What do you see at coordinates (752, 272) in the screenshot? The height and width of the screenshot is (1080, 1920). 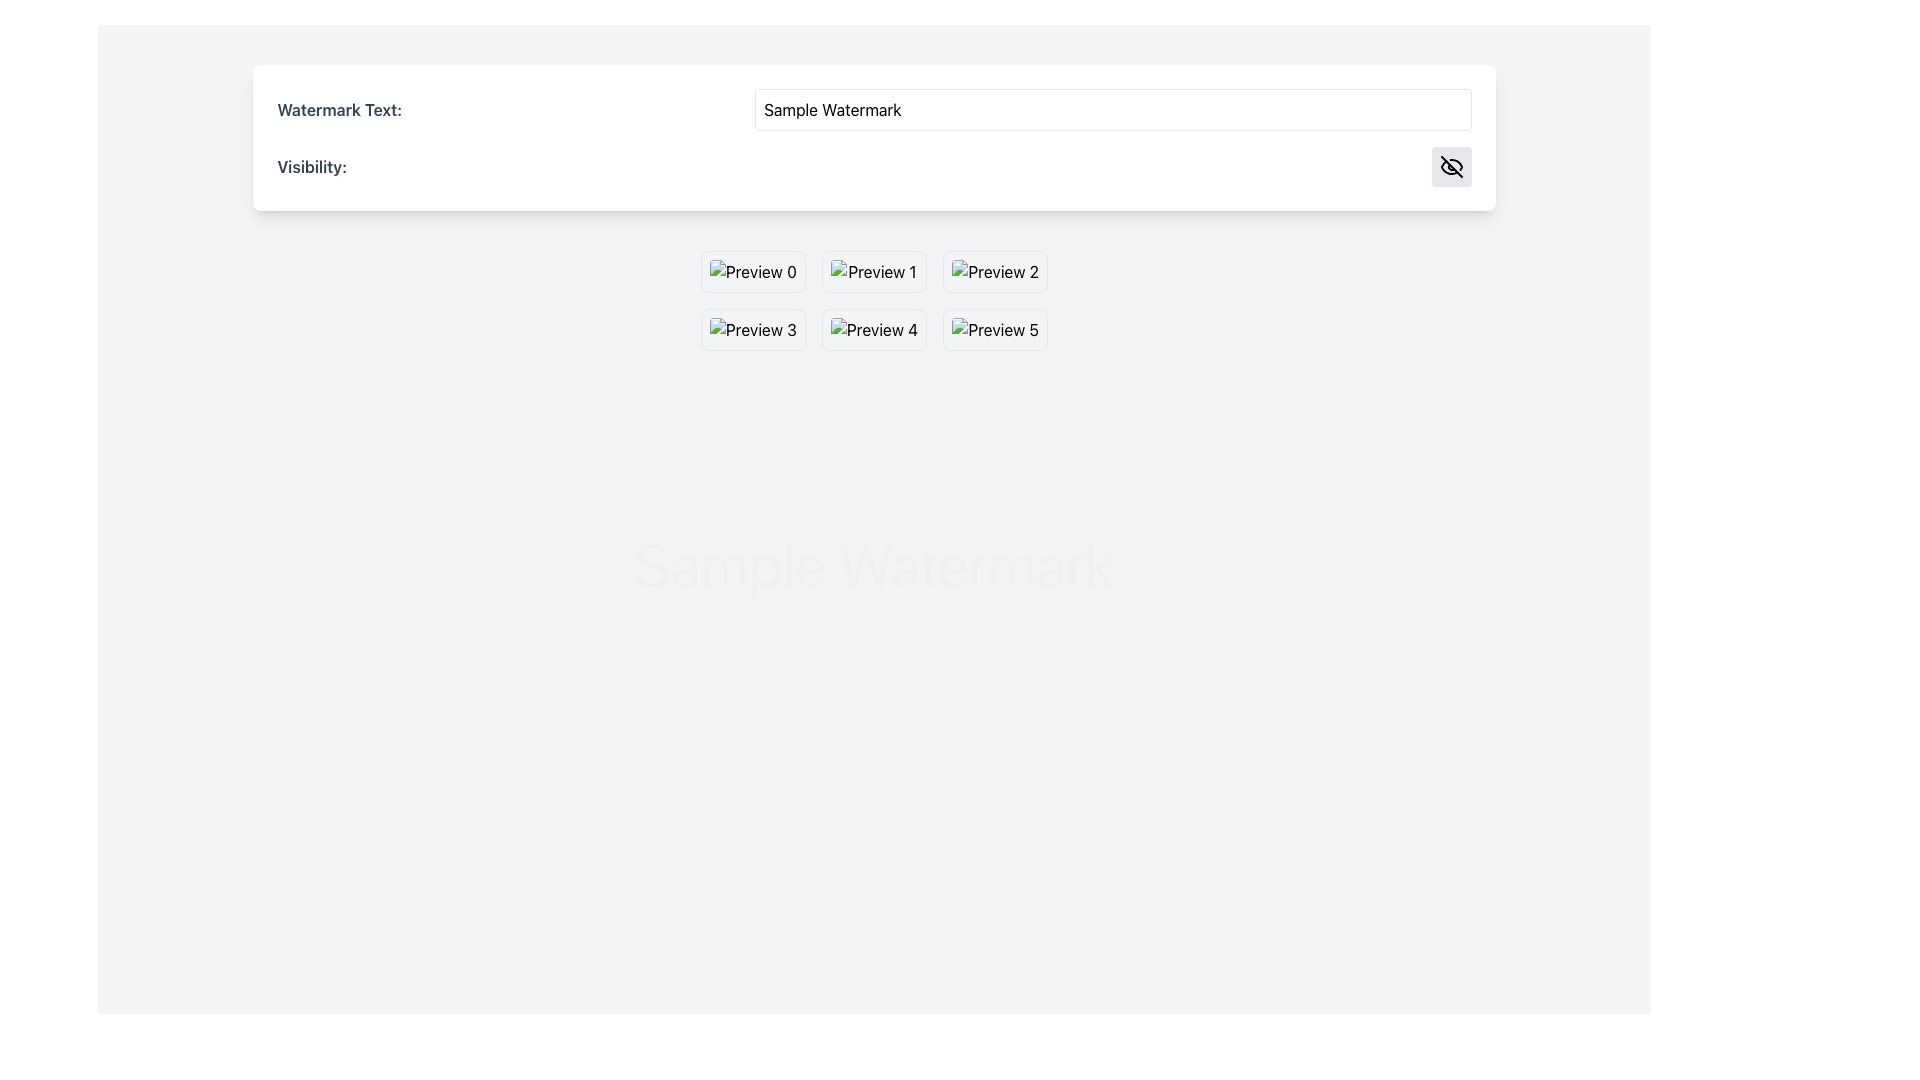 I see `the first selectable preview item` at bounding box center [752, 272].